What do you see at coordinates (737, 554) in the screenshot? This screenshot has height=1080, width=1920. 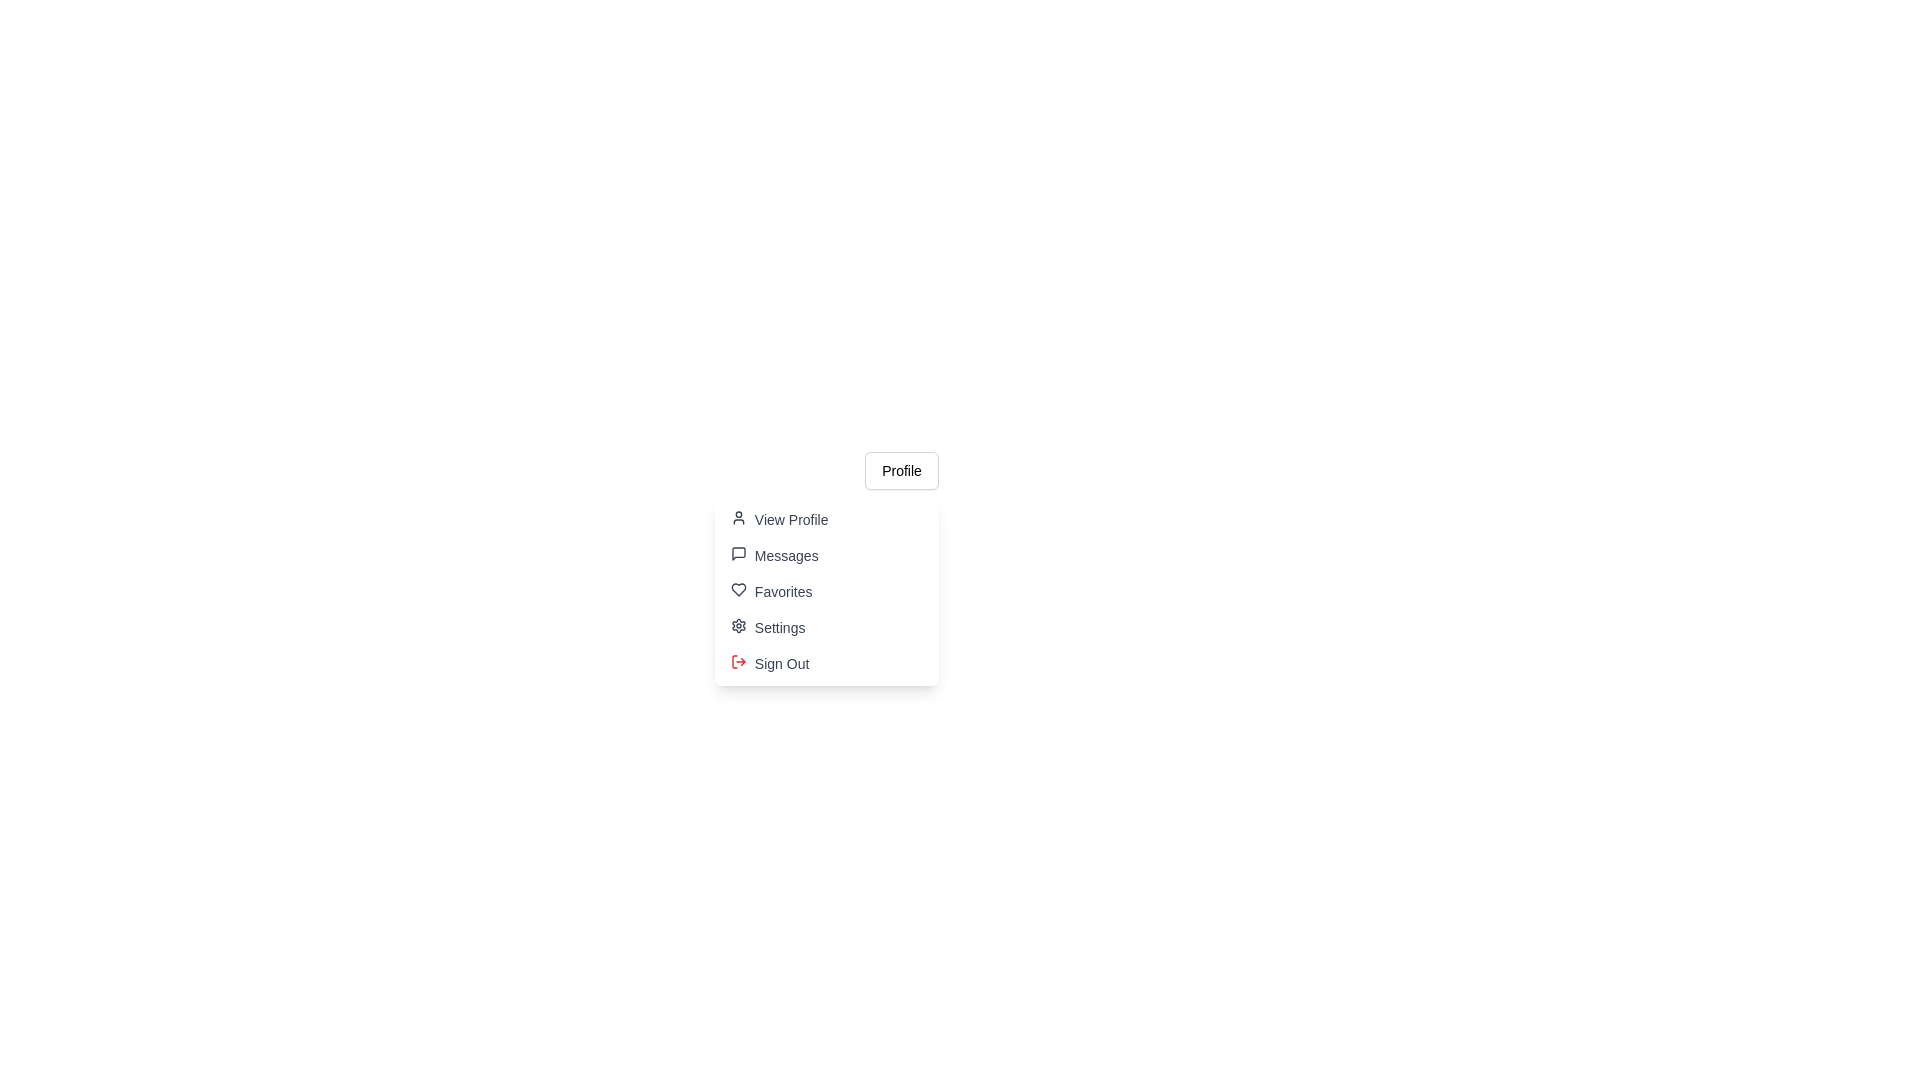 I see `the 'Messages' icon in the dropdown menu` at bounding box center [737, 554].